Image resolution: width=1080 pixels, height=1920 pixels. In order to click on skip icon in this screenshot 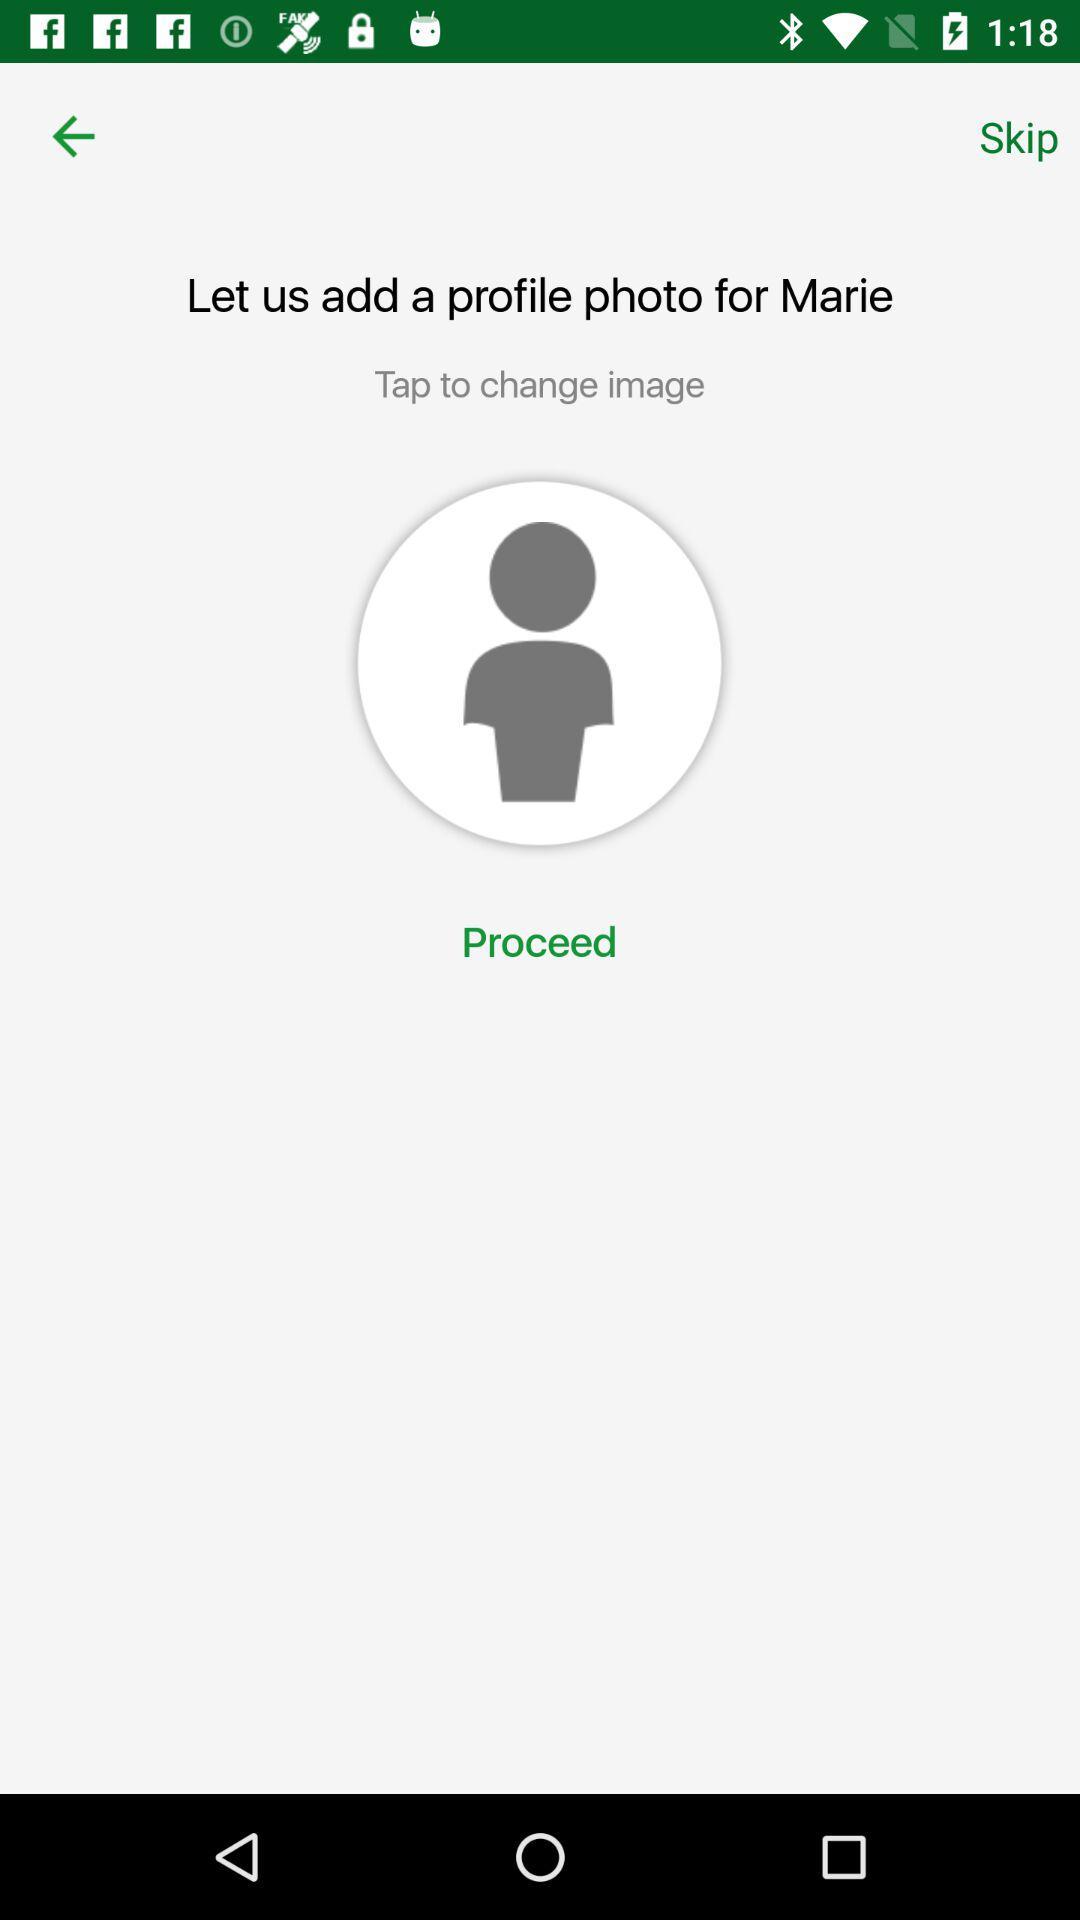, I will do `click(1019, 135)`.